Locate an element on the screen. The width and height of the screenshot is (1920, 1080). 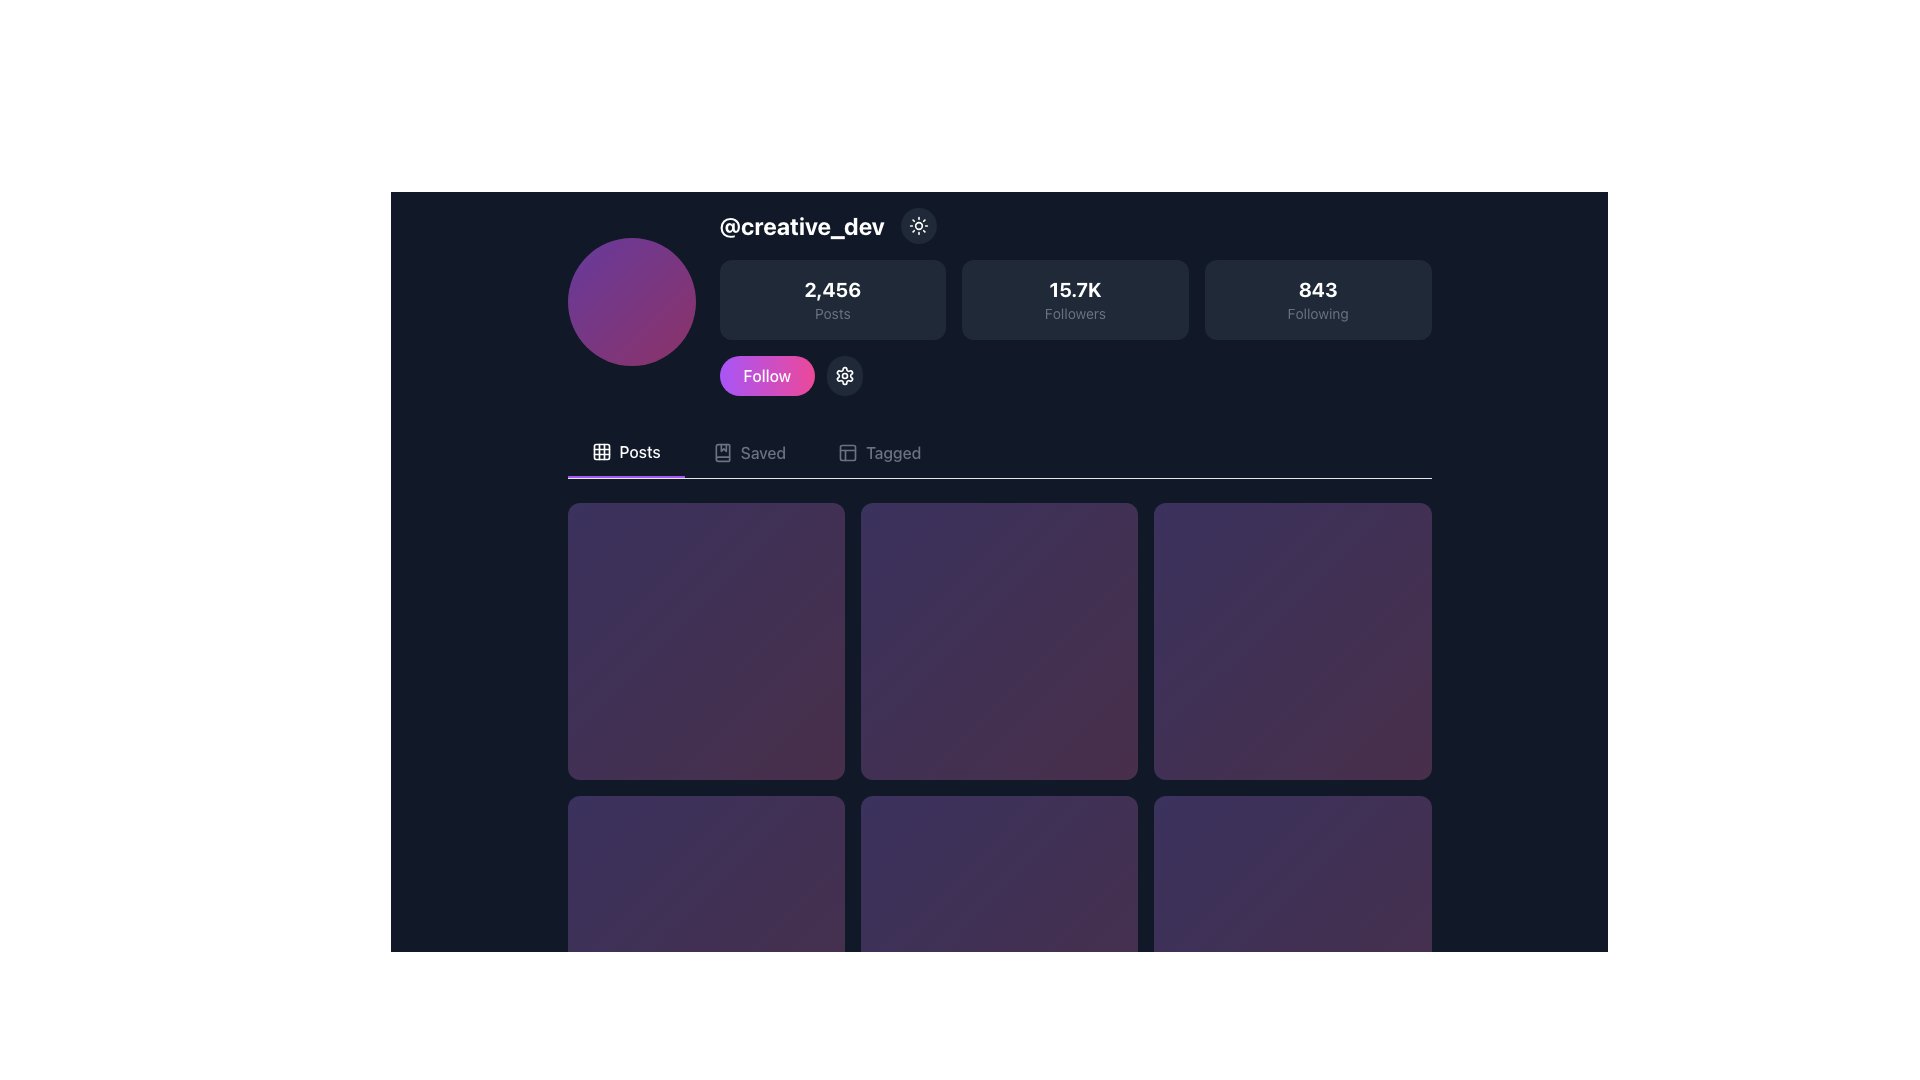
the 'Tagged' button, which features a grid icon and is styled with medium gray text against a dark background is located at coordinates (879, 452).